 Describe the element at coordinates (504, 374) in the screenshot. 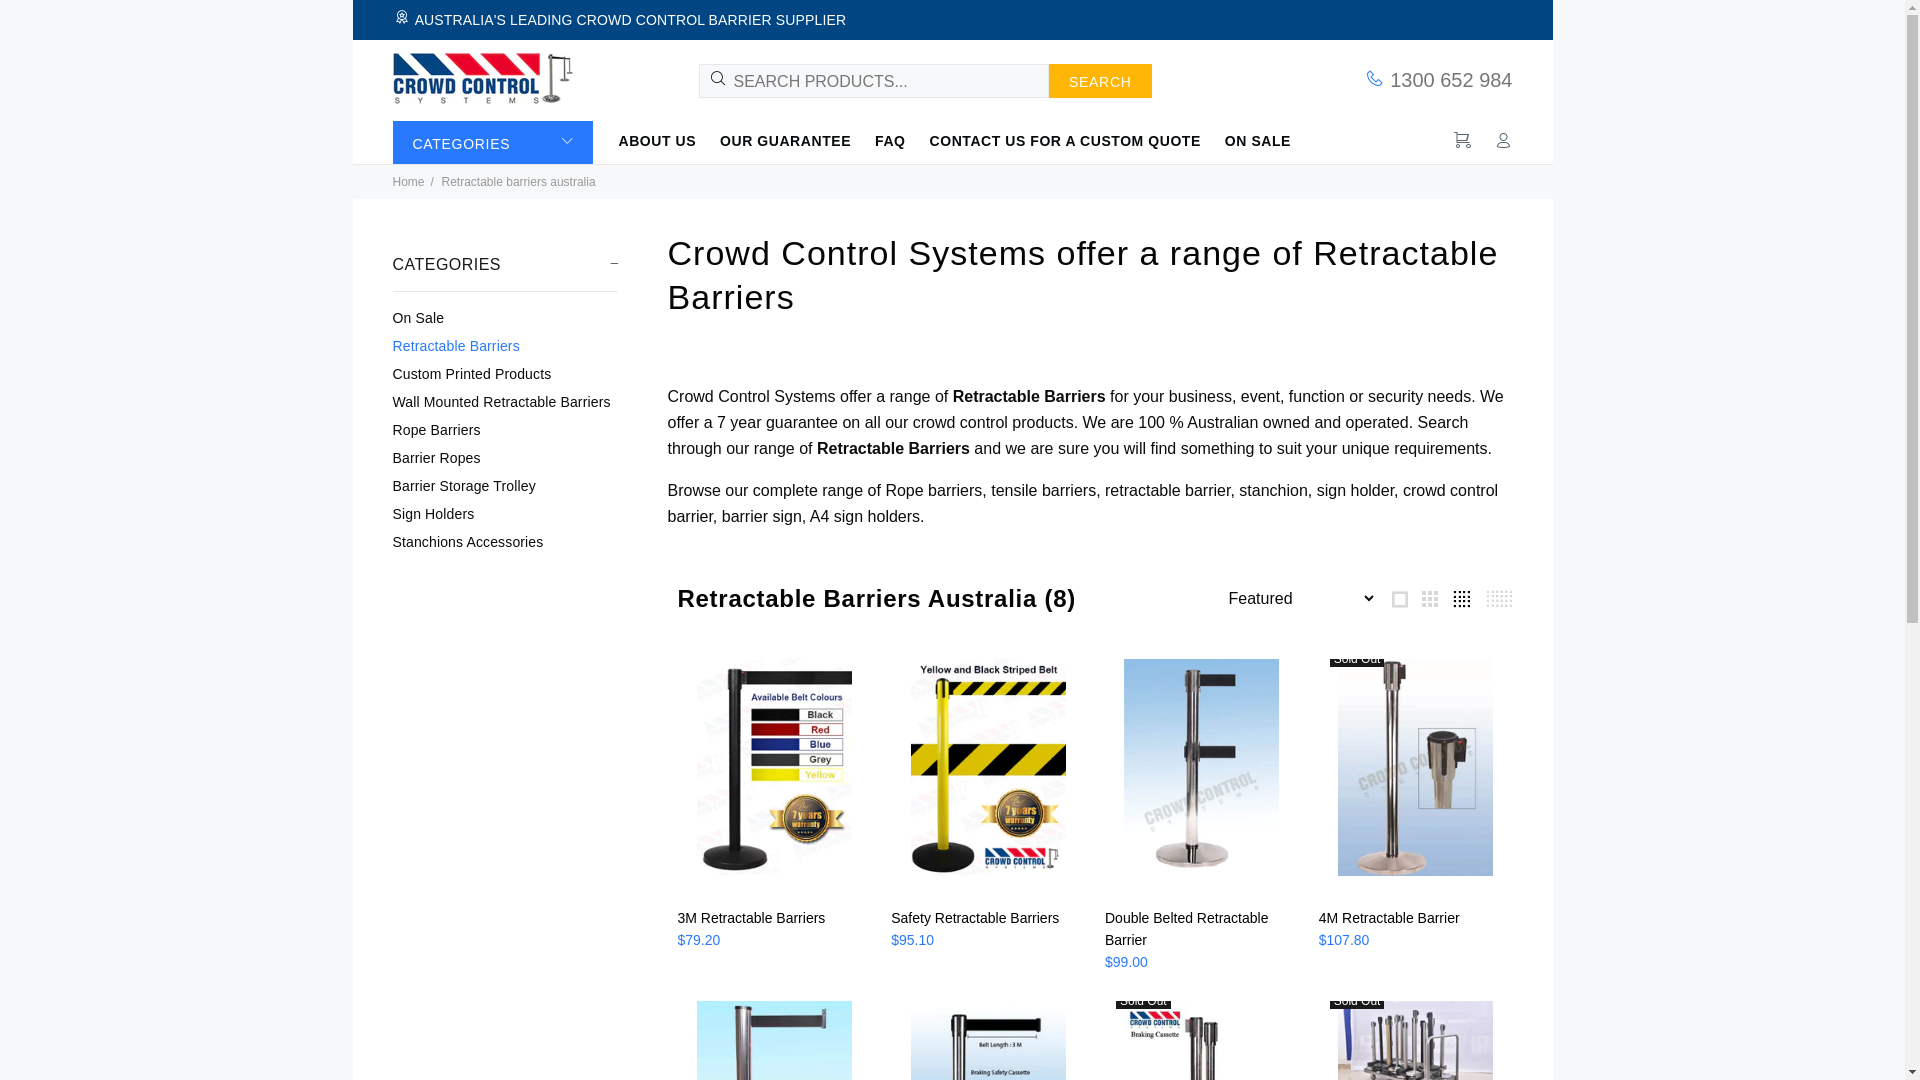

I see `'Custom Printed Products'` at that location.